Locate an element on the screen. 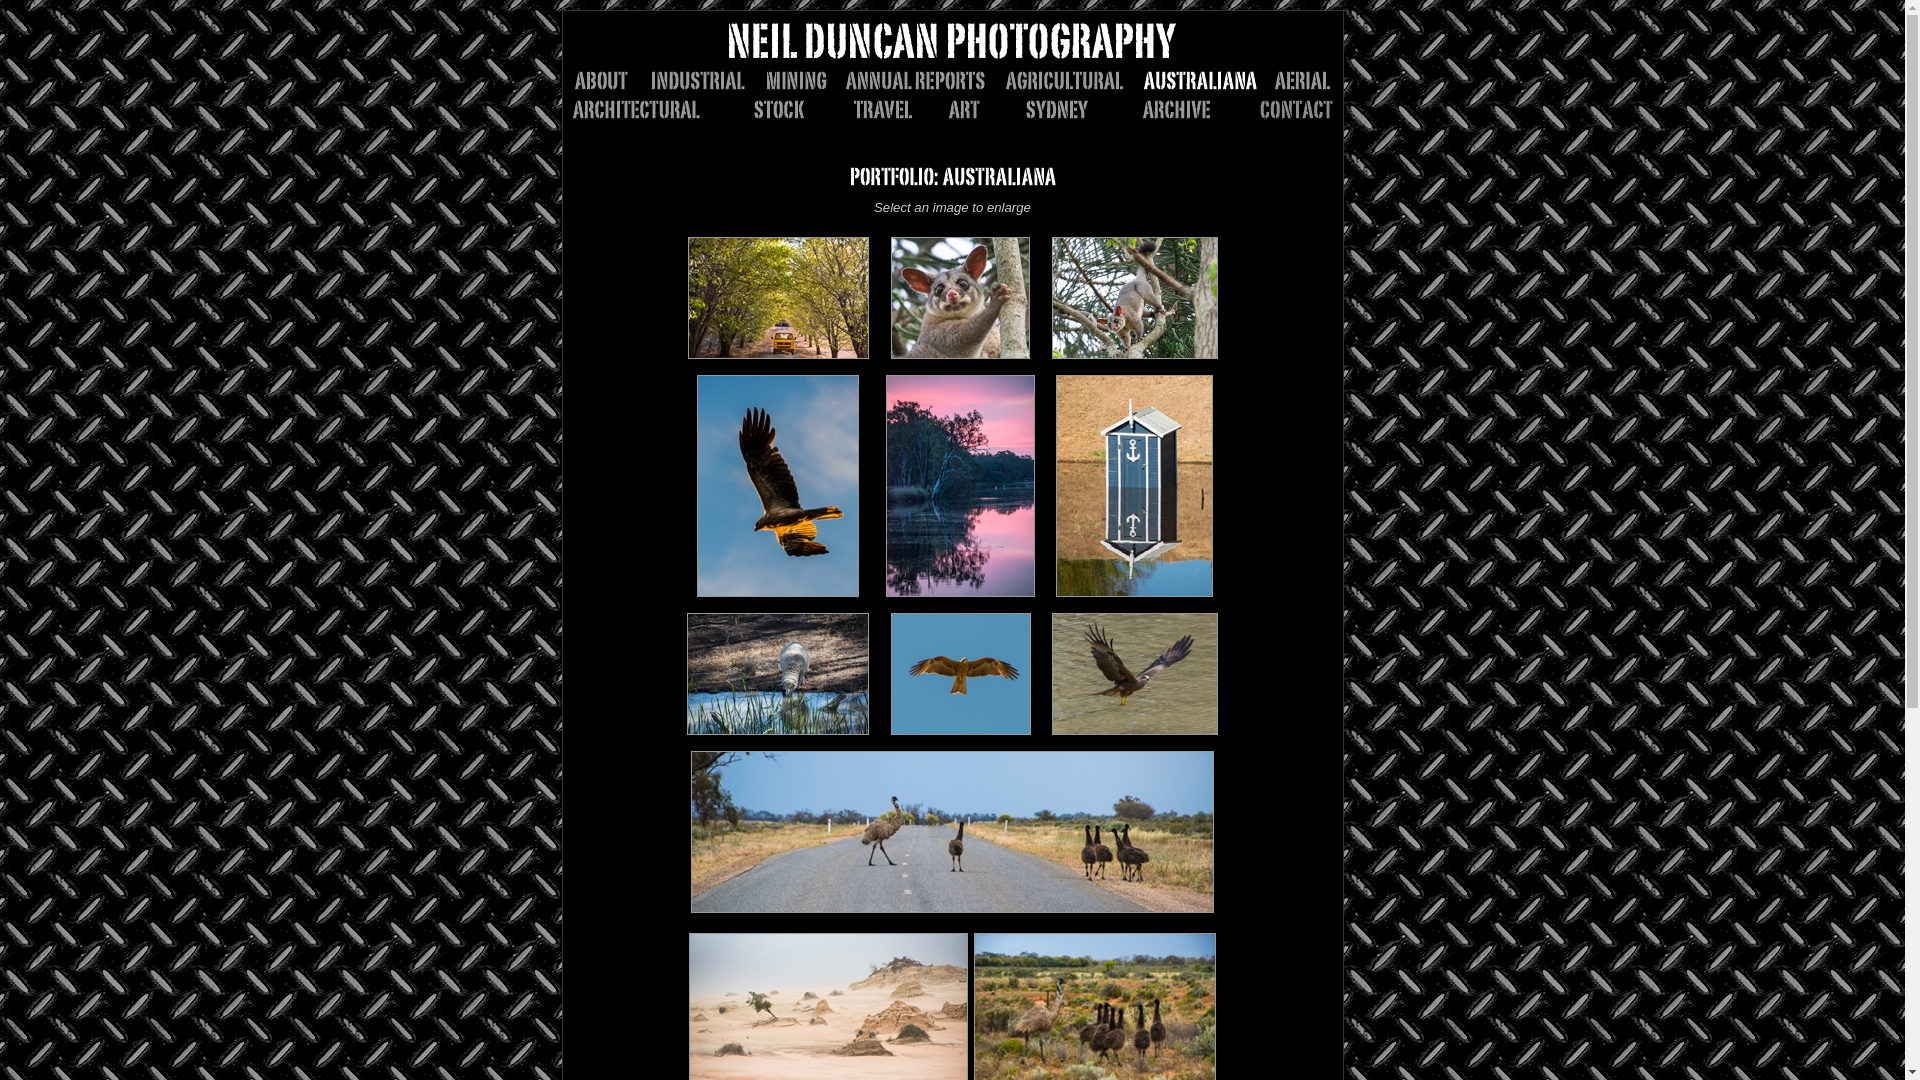  'Architectural' is located at coordinates (646, 109).